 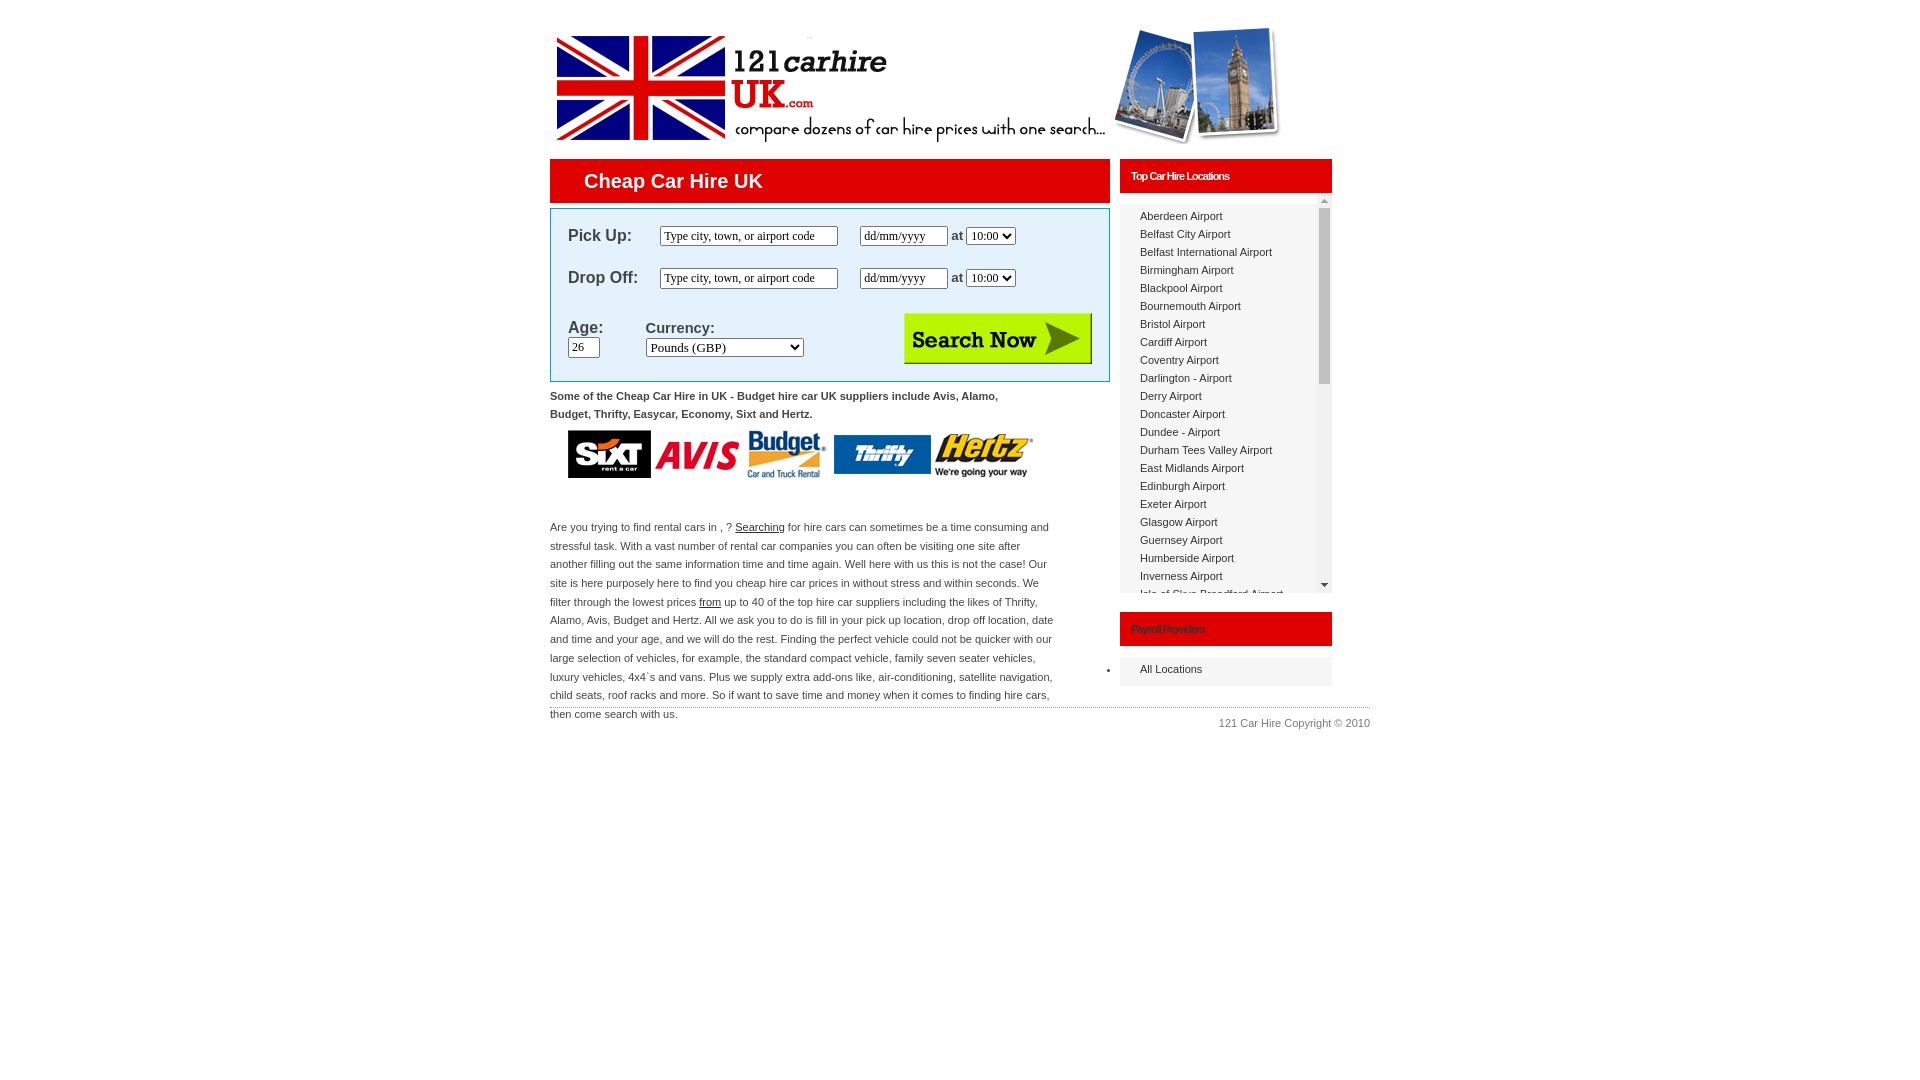 What do you see at coordinates (1180, 682) in the screenshot?
I see `'Liverpool Airport'` at bounding box center [1180, 682].